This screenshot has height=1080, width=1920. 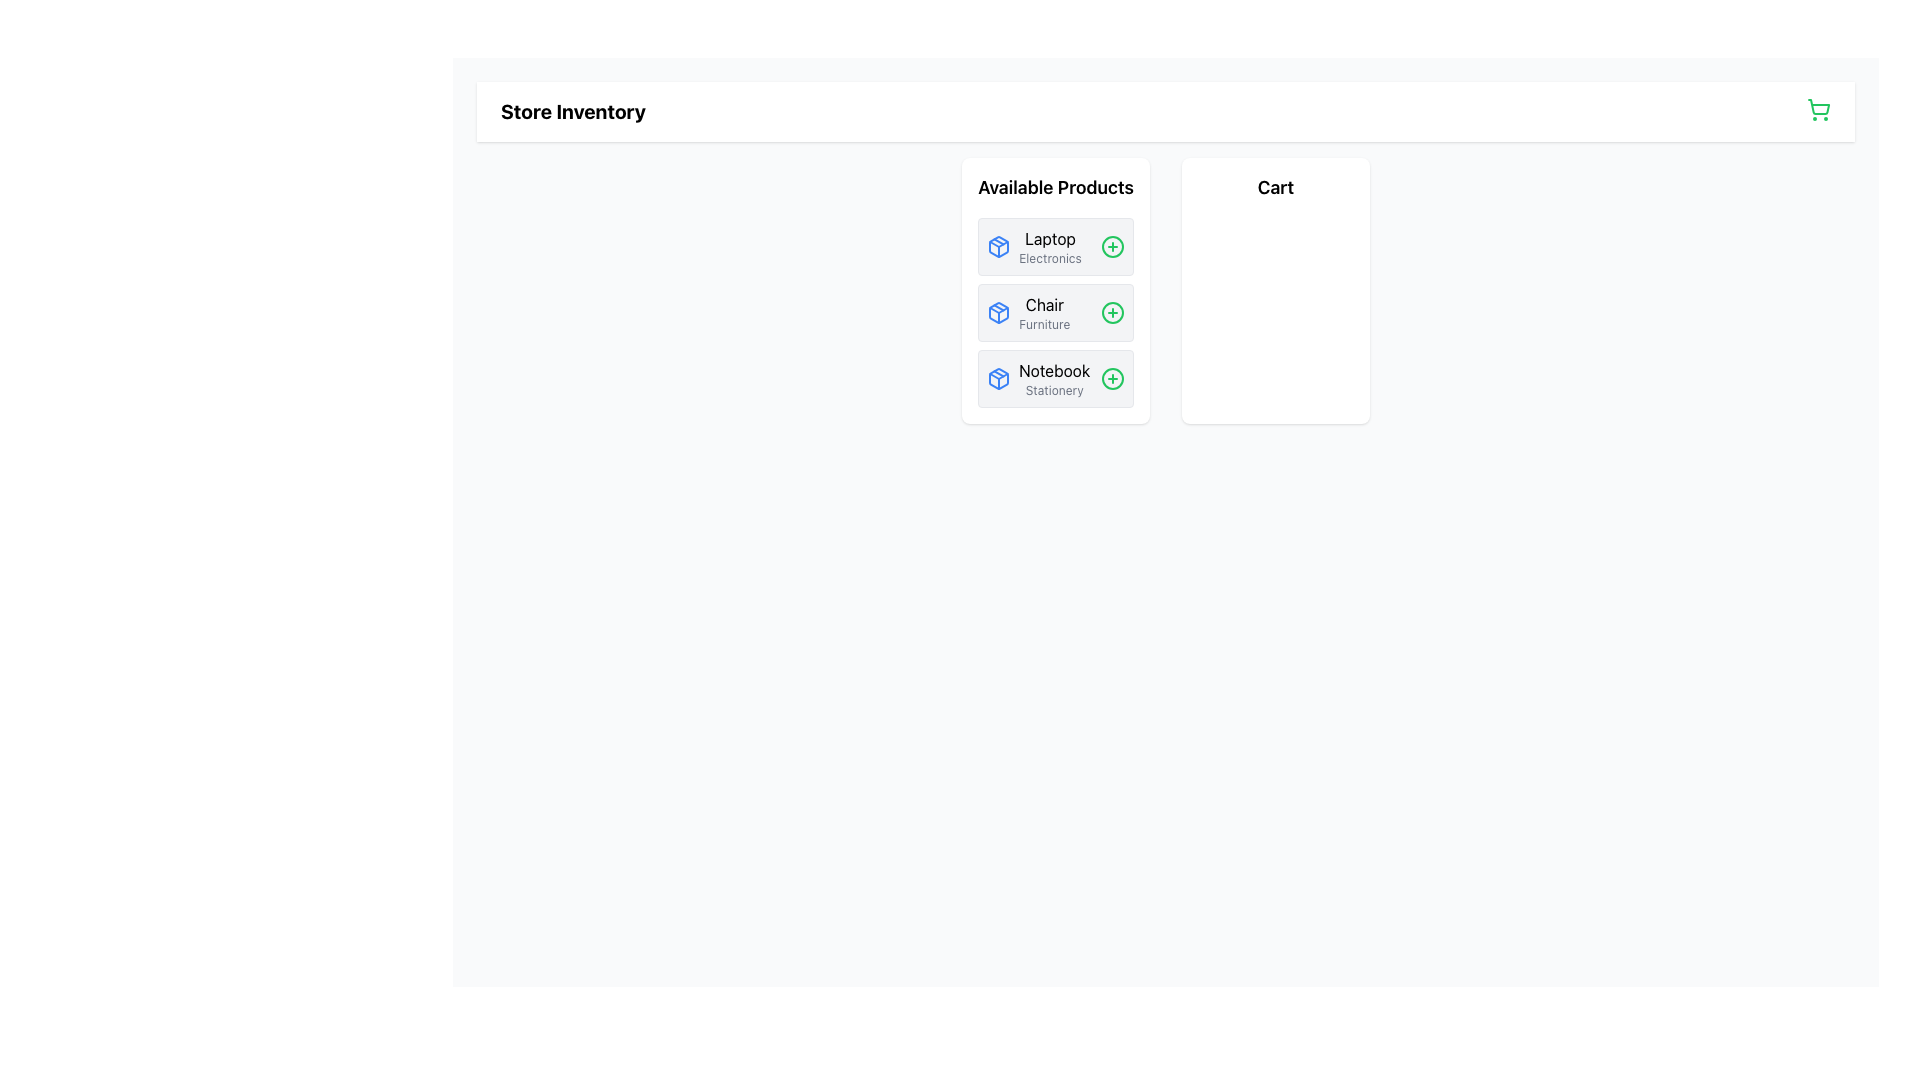 I want to click on the 'Available Products' static text label located at the top of the white card containing a list of offered items, so click(x=1055, y=188).